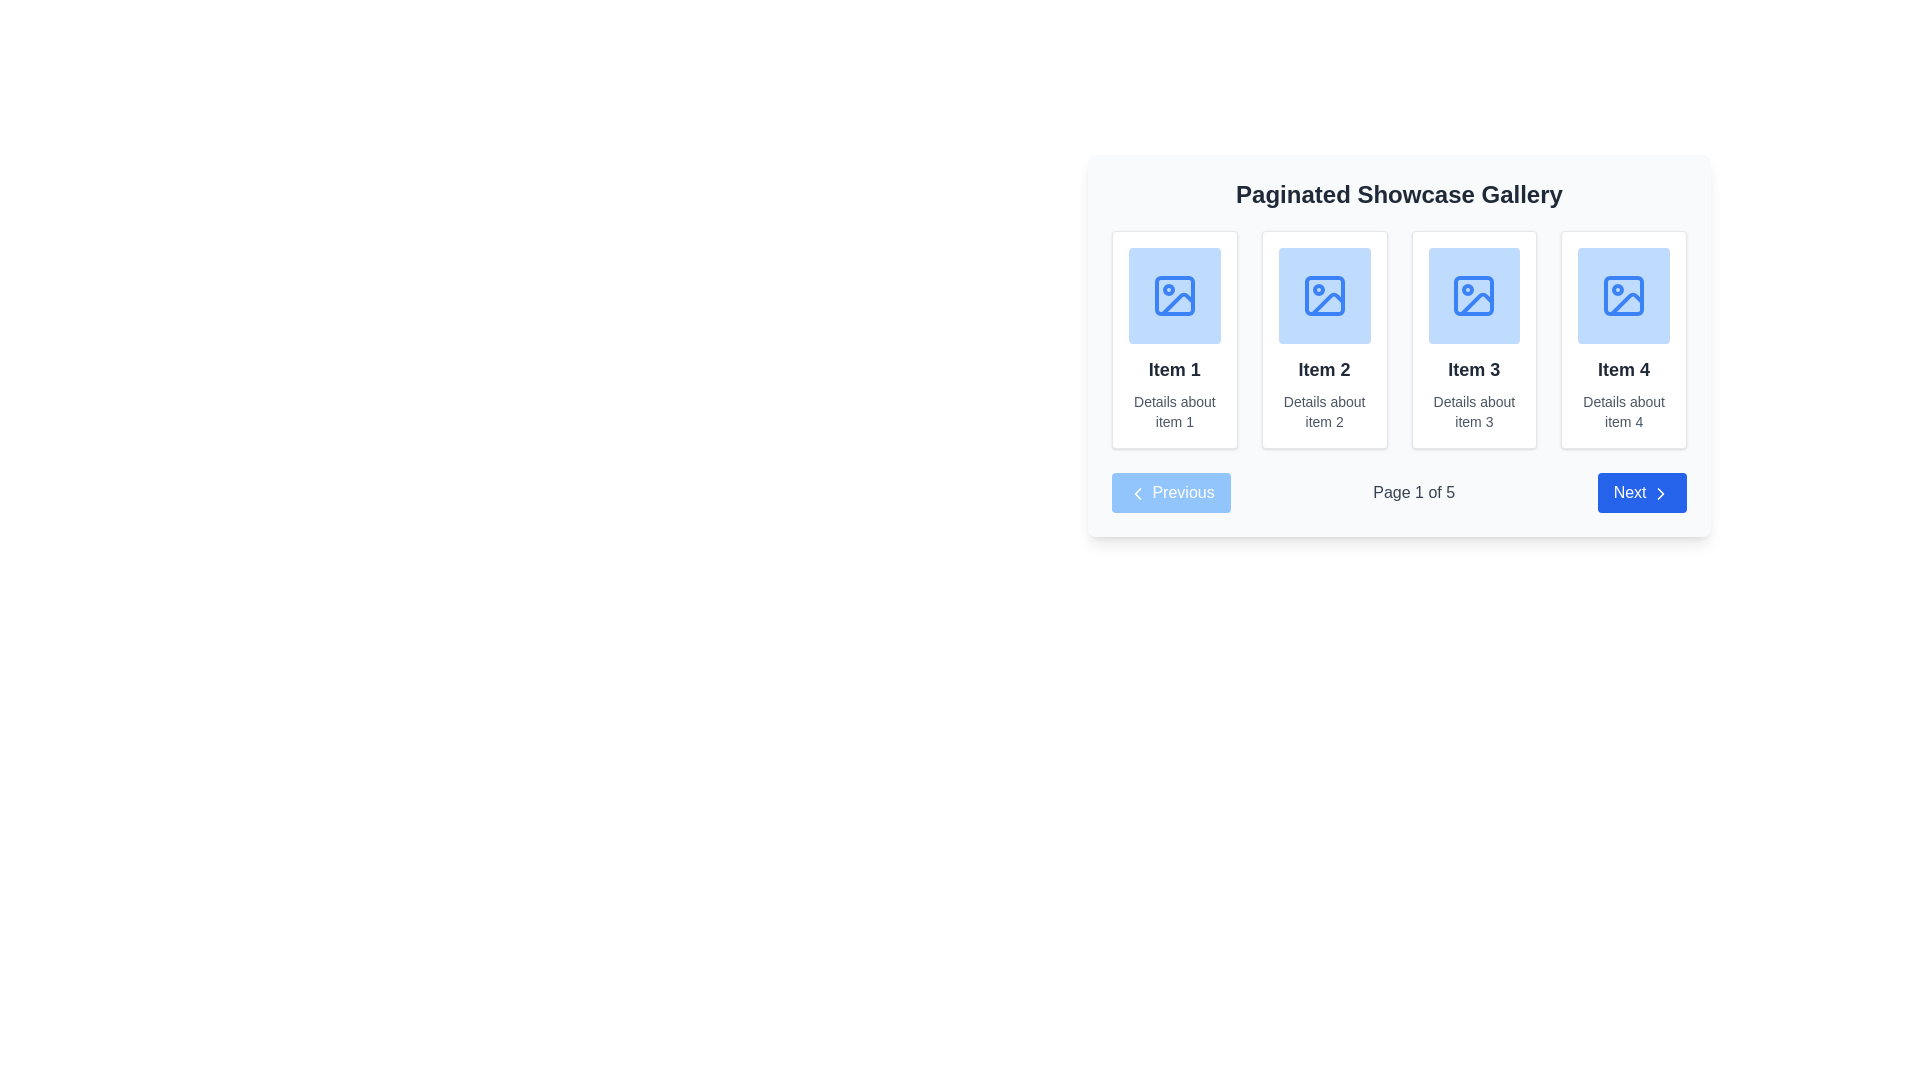 This screenshot has width=1920, height=1080. Describe the element at coordinates (1174, 338) in the screenshot. I see `the first card in the grid, which has a white background, a border, and contains a blue image placeholder, a bold title 'Item 1', and a description 'Details about item 1'` at that location.